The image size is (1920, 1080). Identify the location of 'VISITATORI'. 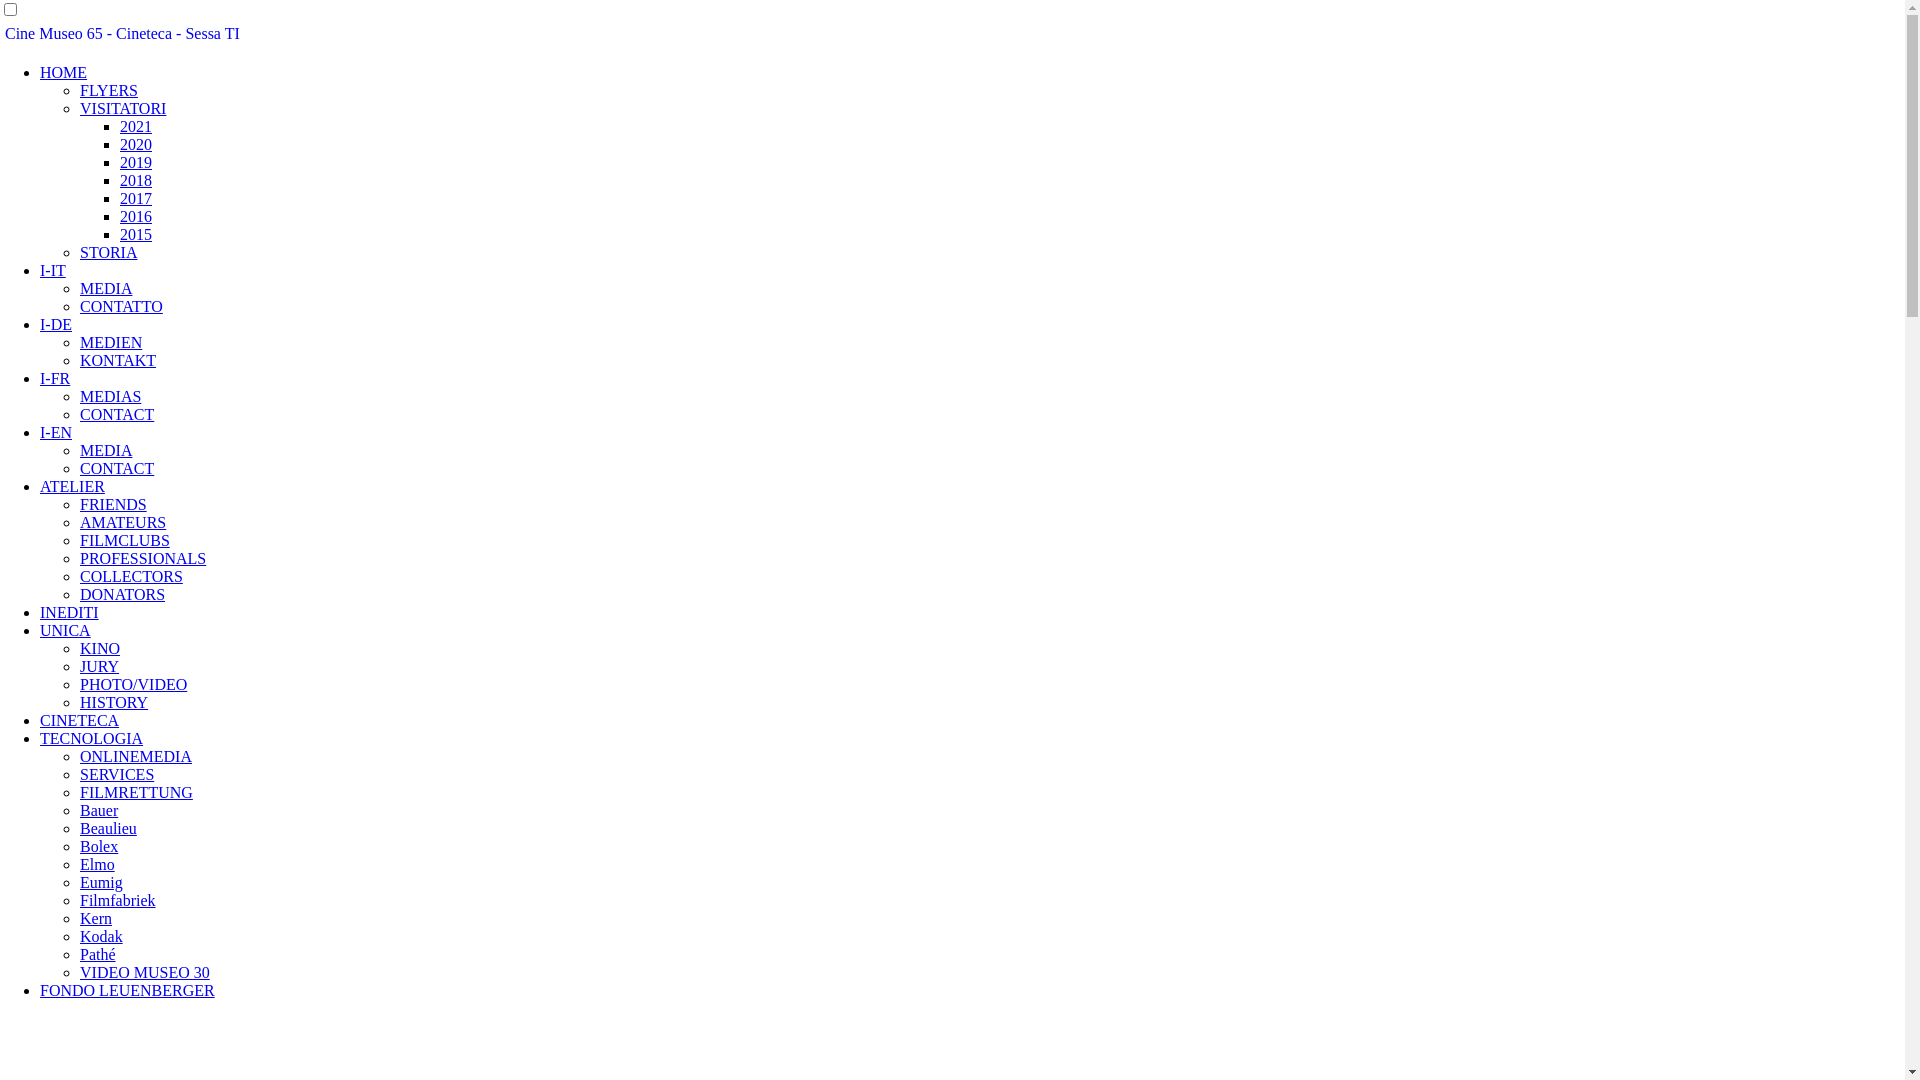
(80, 108).